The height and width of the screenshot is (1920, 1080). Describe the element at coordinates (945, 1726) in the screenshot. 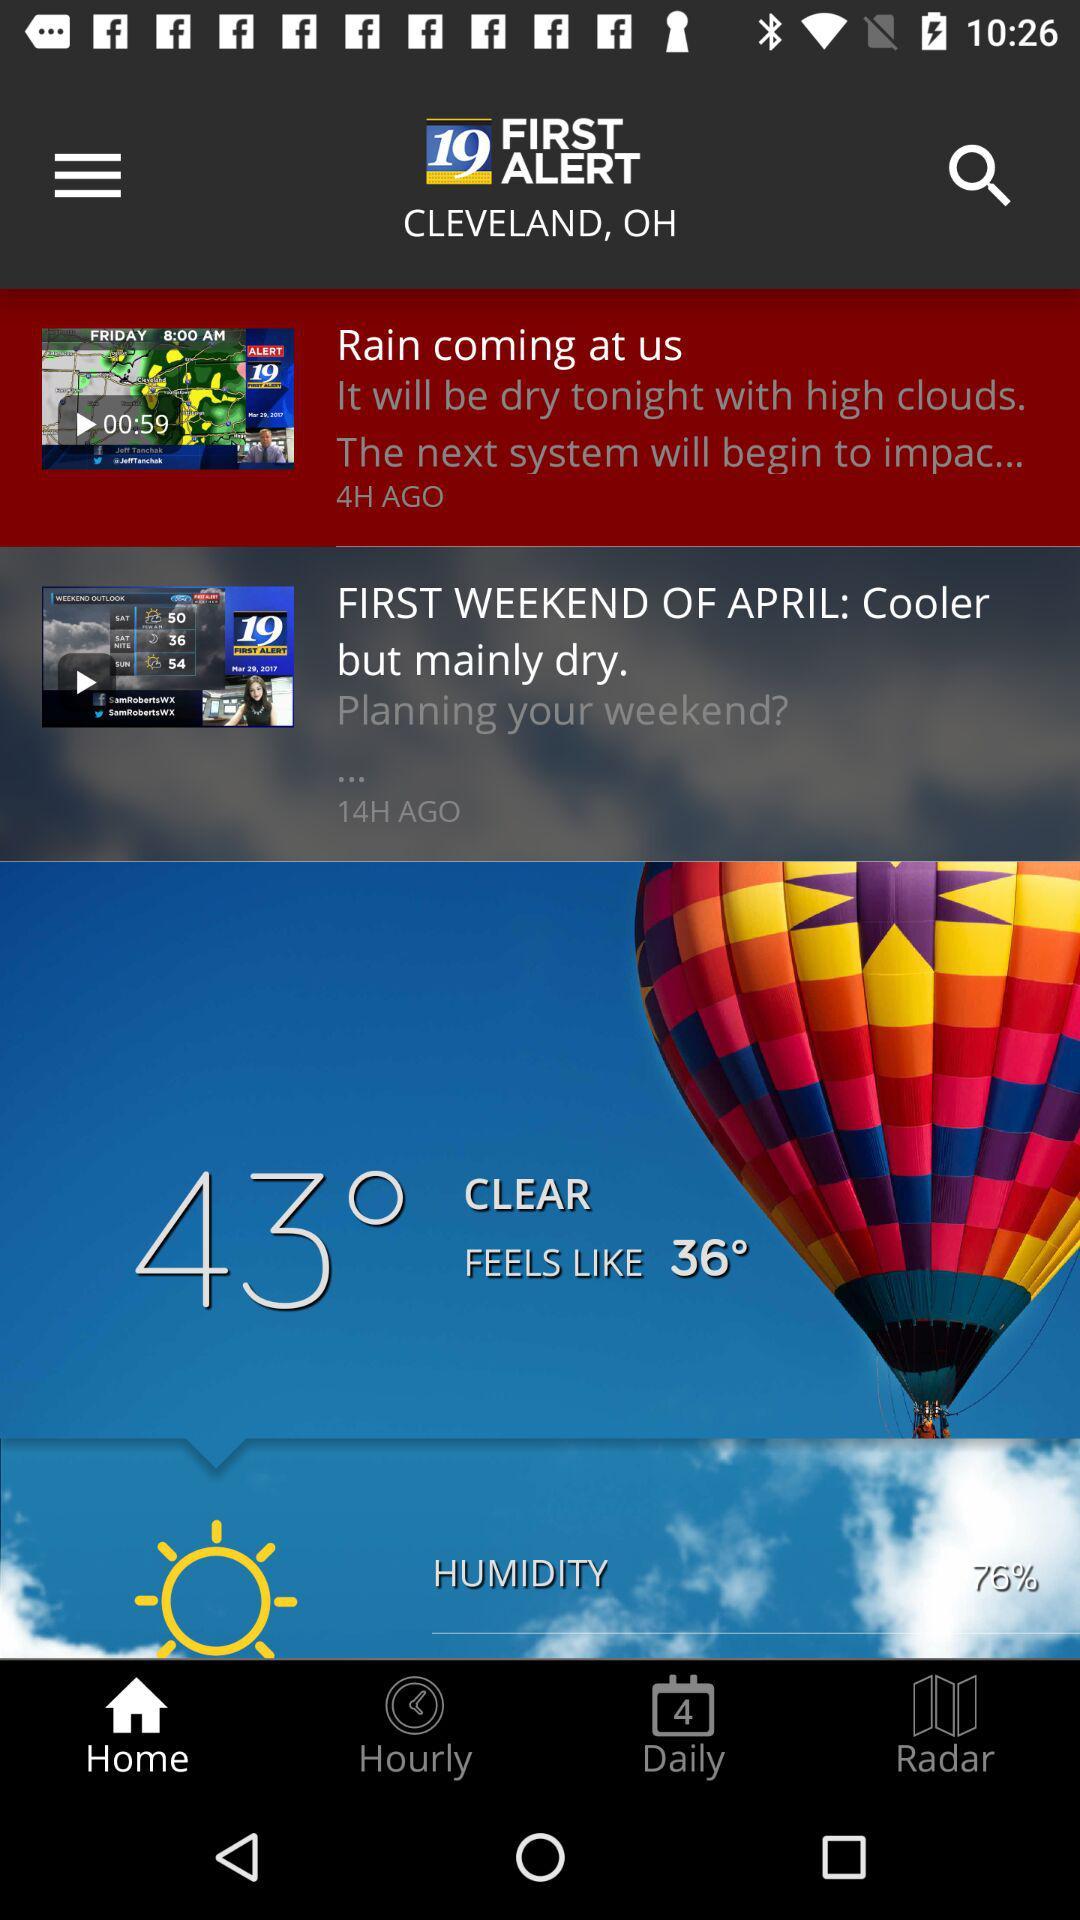

I see `icon to the right of daily radio button` at that location.